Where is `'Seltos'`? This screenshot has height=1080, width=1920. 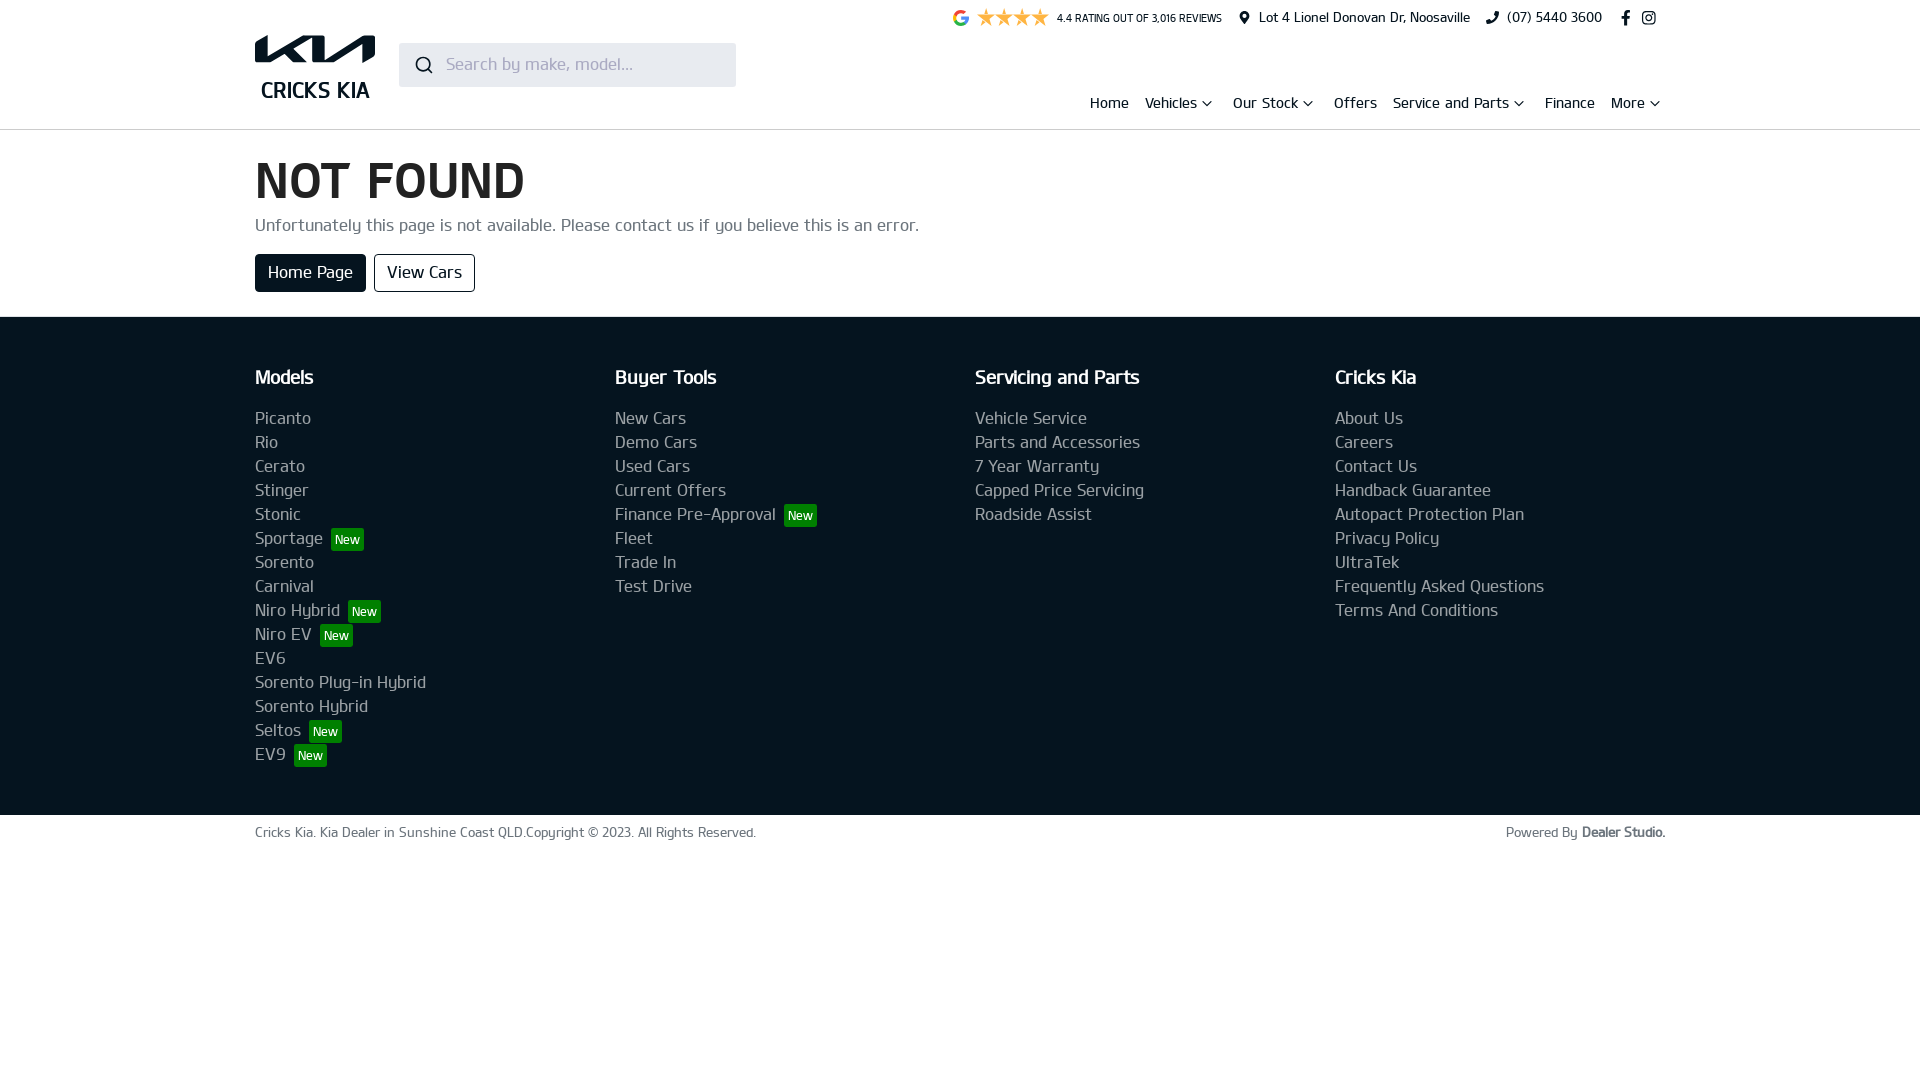 'Seltos' is located at coordinates (297, 730).